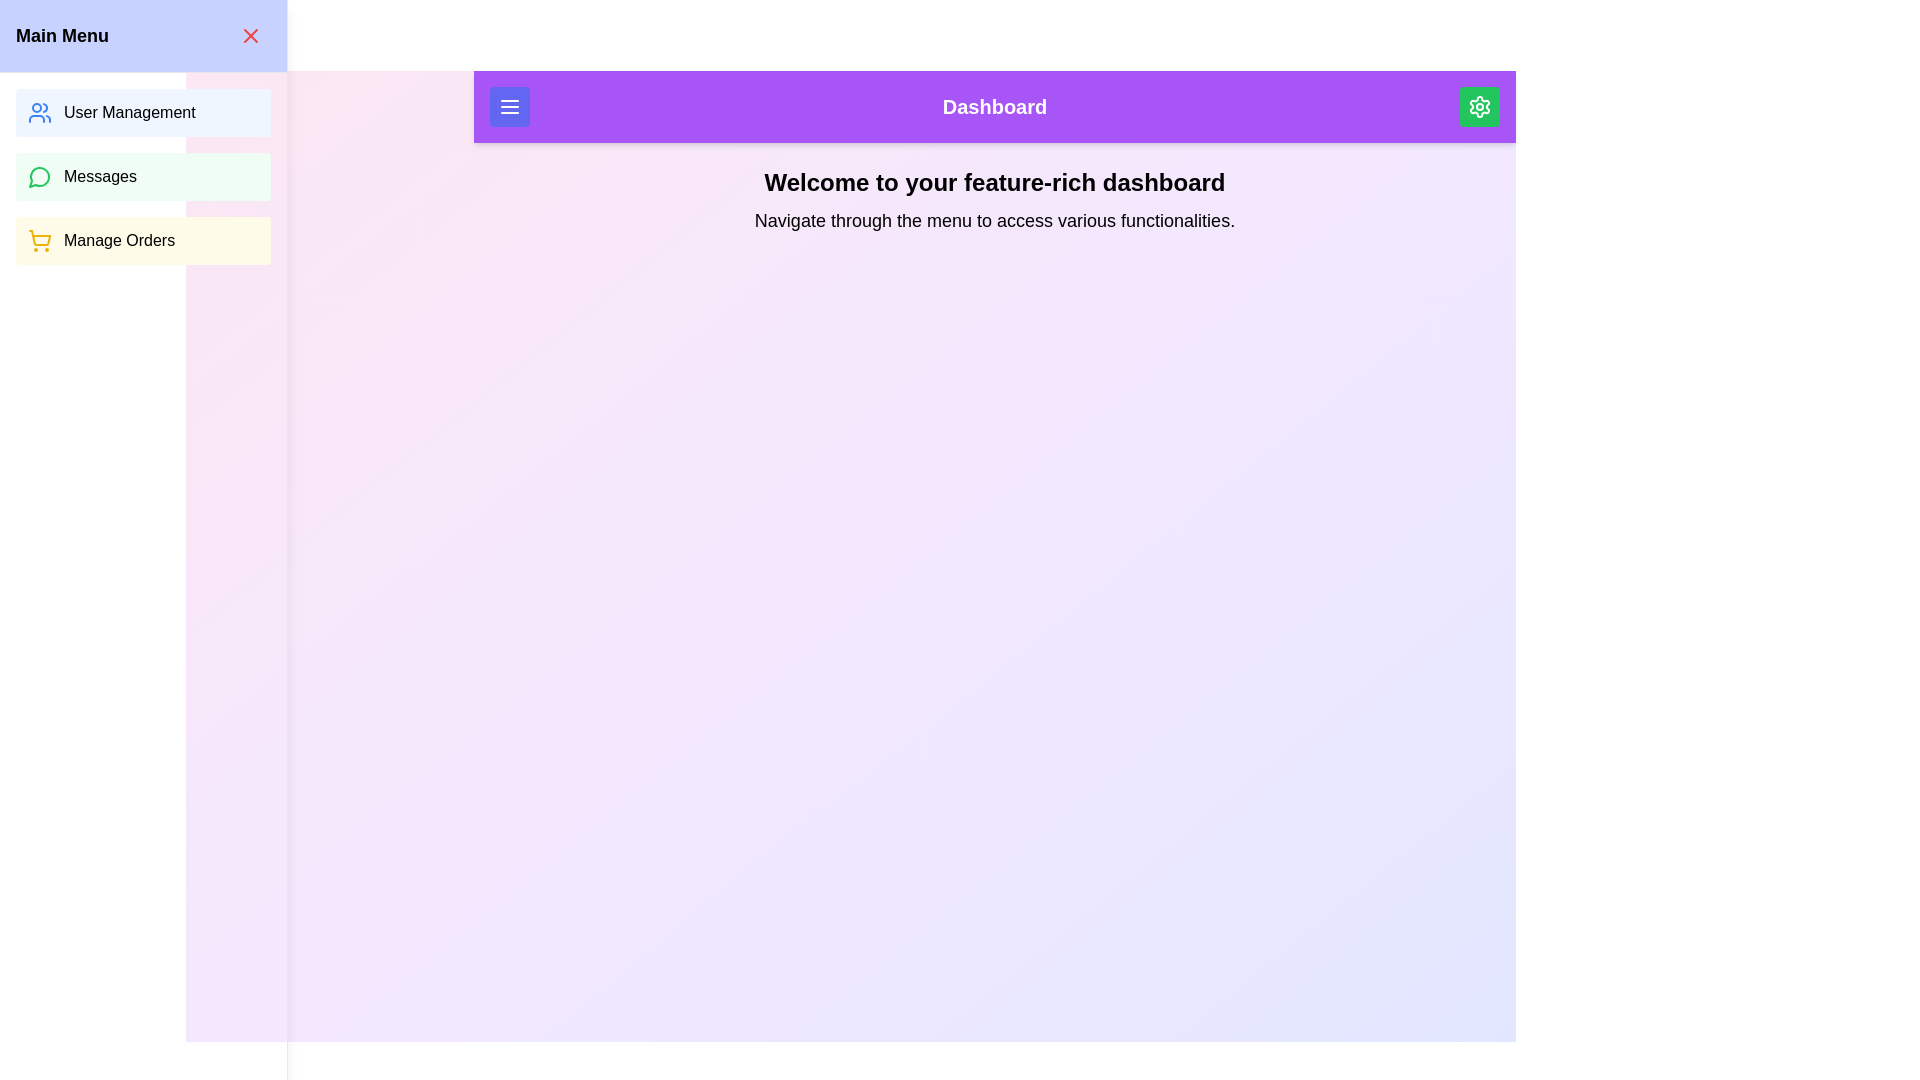 Image resolution: width=1920 pixels, height=1080 pixels. Describe the element at coordinates (142, 176) in the screenshot. I see `the 'Messages' button located in the vertical menu list of the 'Main Menu' sidebar, which is situated beneath the 'User Management' button and above the 'Manage Orders' button` at that location.